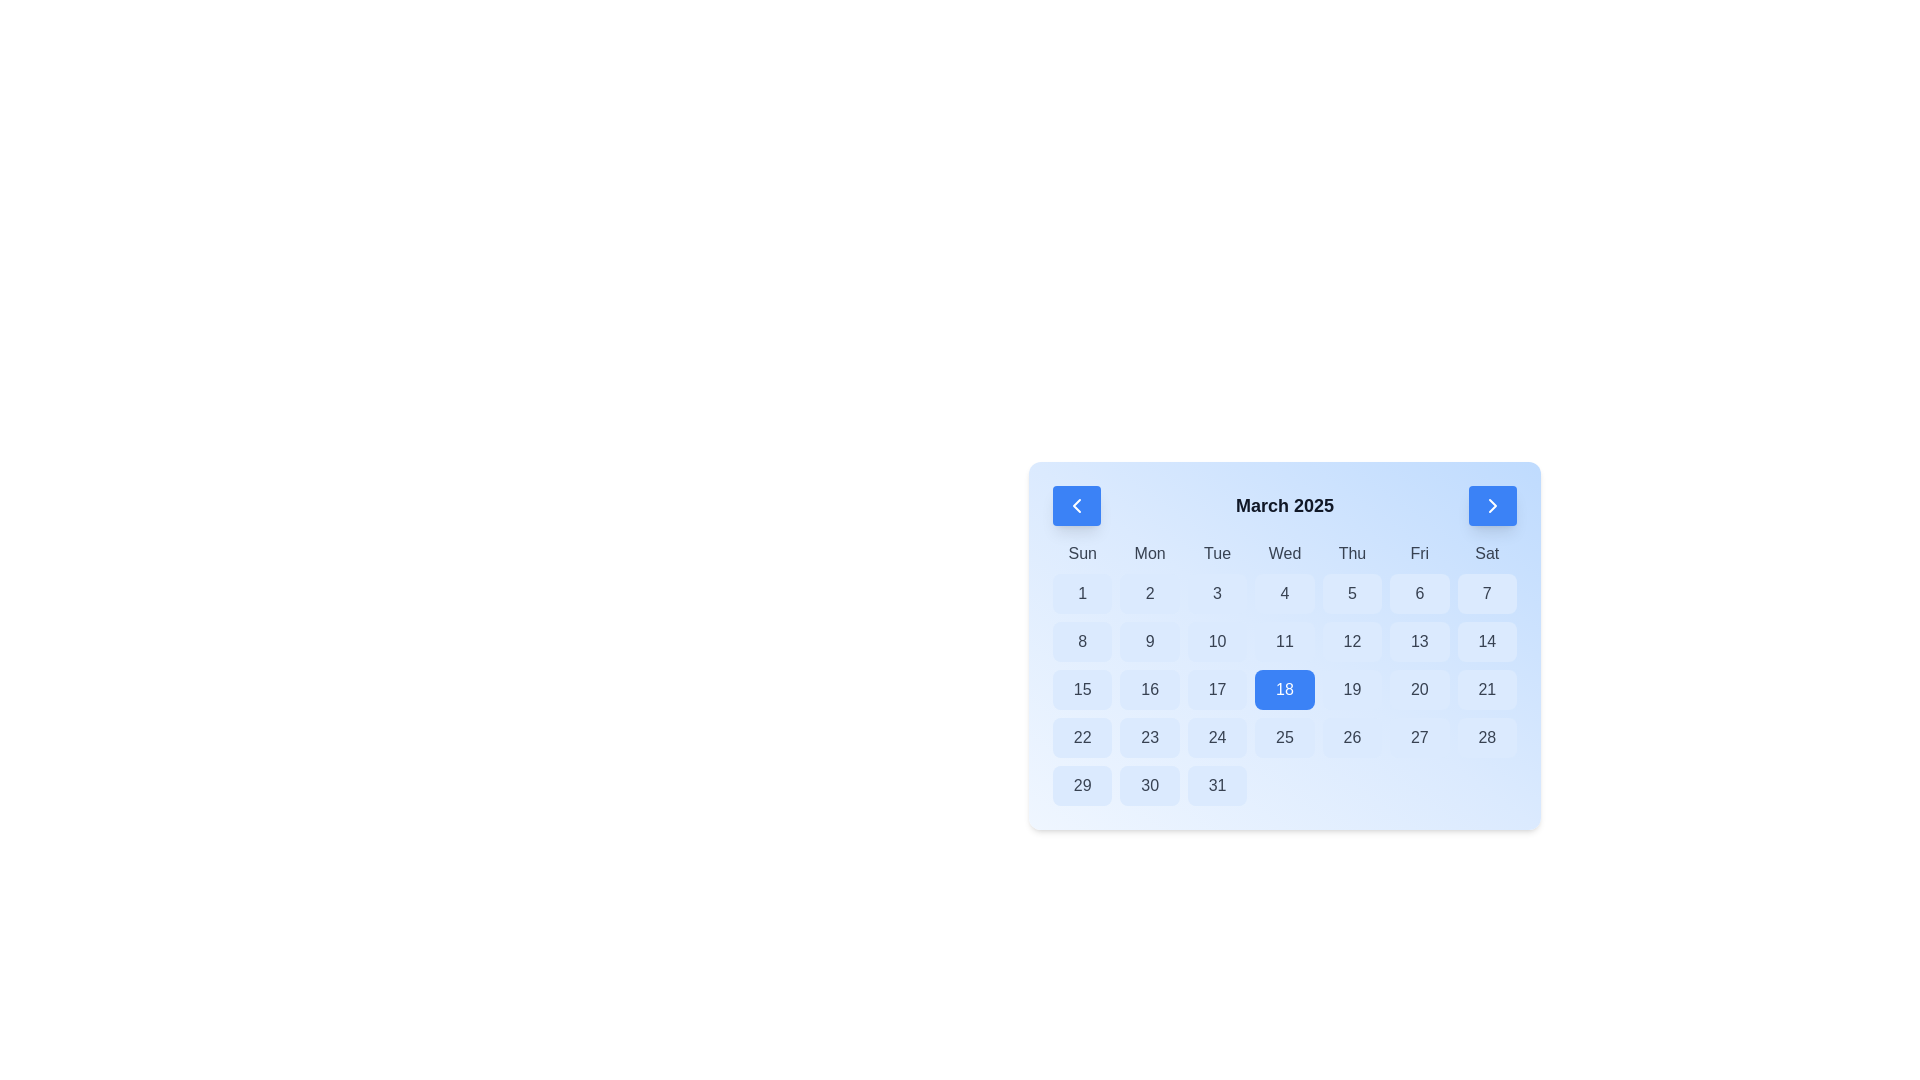 Image resolution: width=1920 pixels, height=1080 pixels. I want to click on the interactive button that selects the 27th day of the month, located in the last row and sixth column of the calendar interface, so click(1418, 737).